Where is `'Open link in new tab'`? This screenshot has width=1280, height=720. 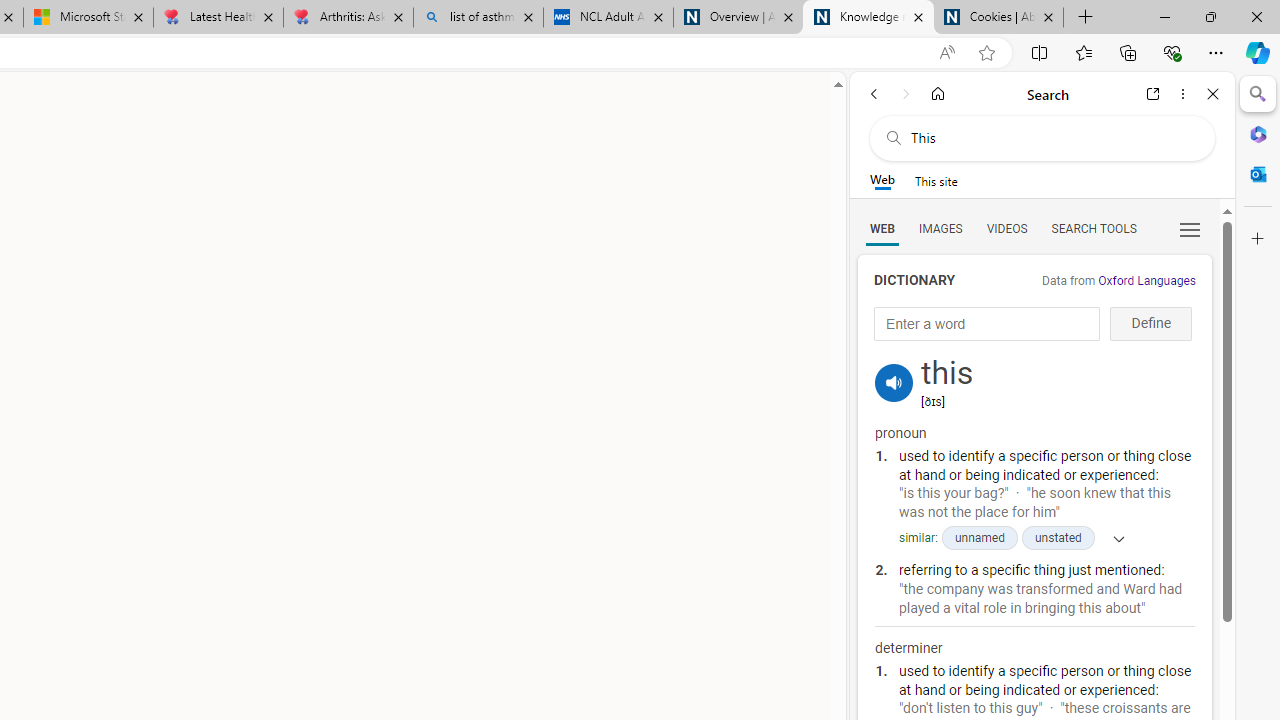 'Open link in new tab' is located at coordinates (1153, 93).